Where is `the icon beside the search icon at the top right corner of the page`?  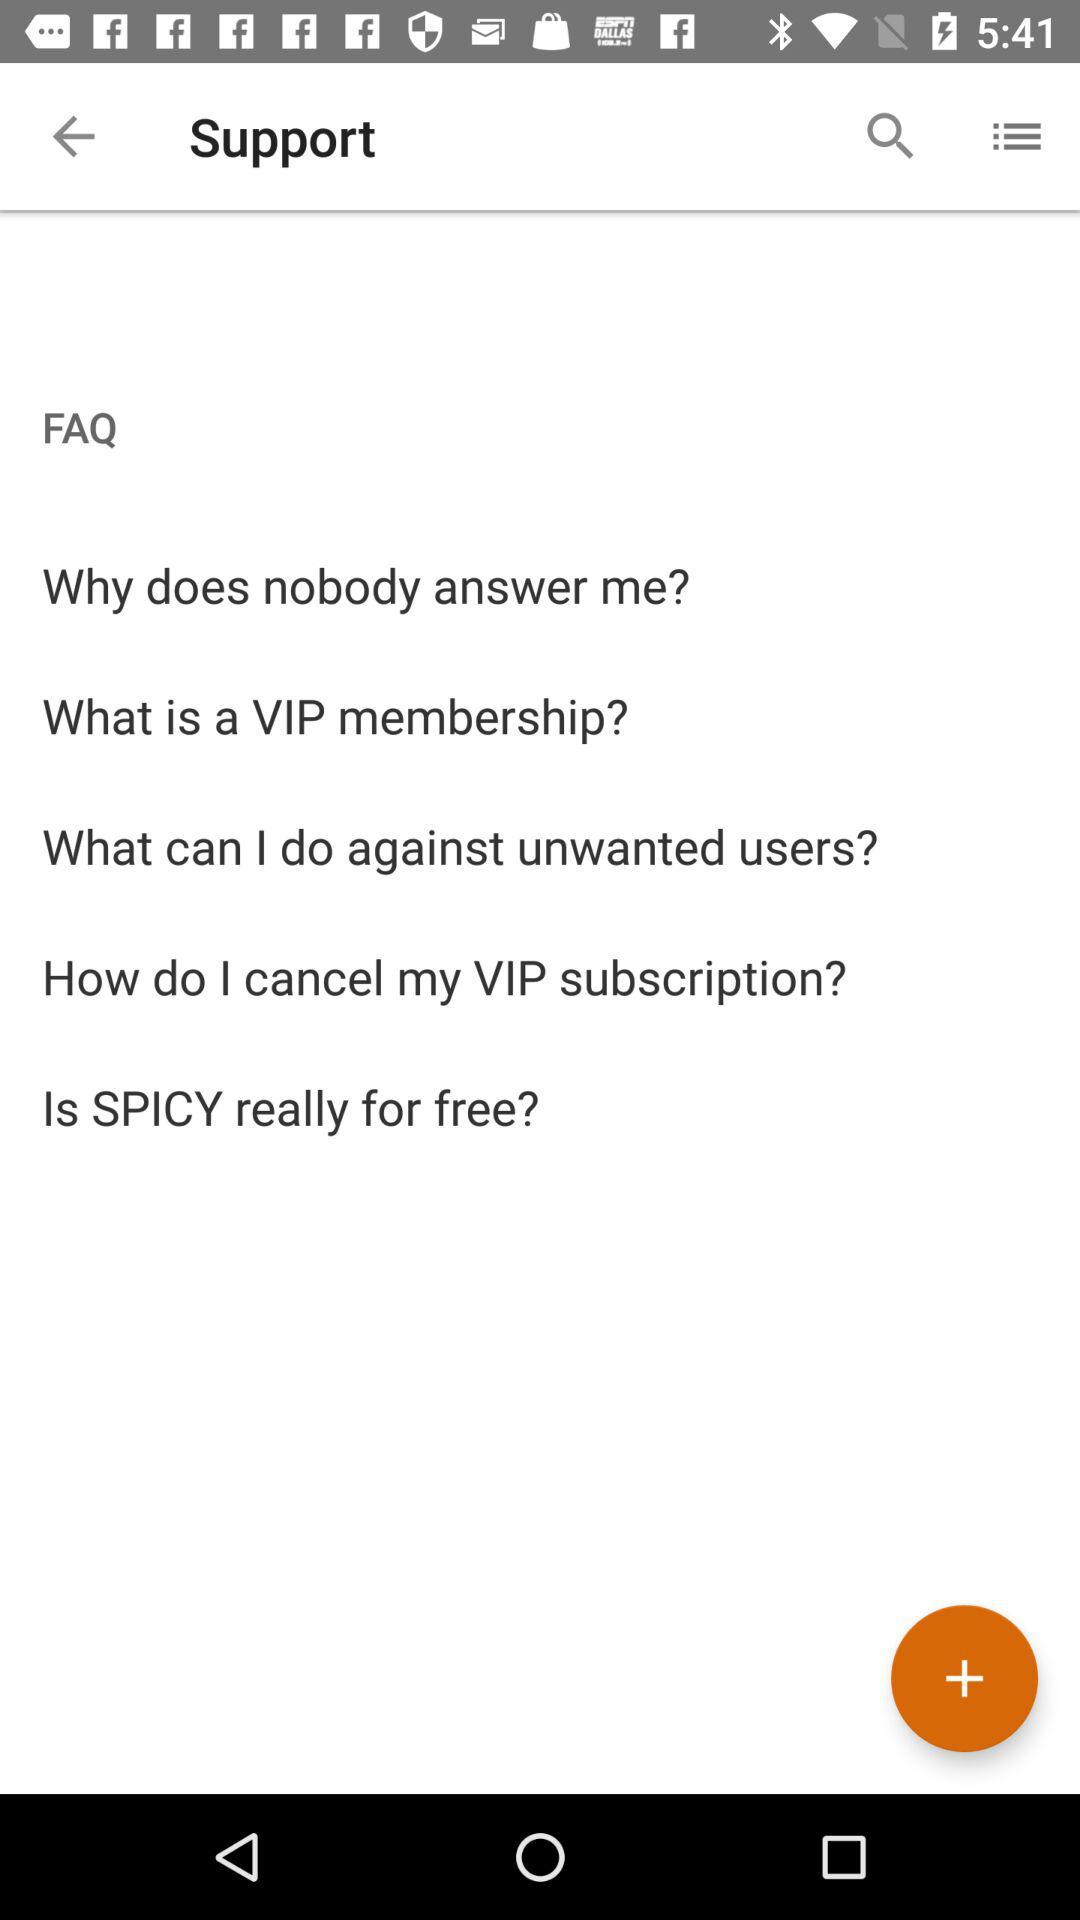 the icon beside the search icon at the top right corner of the page is located at coordinates (1017, 136).